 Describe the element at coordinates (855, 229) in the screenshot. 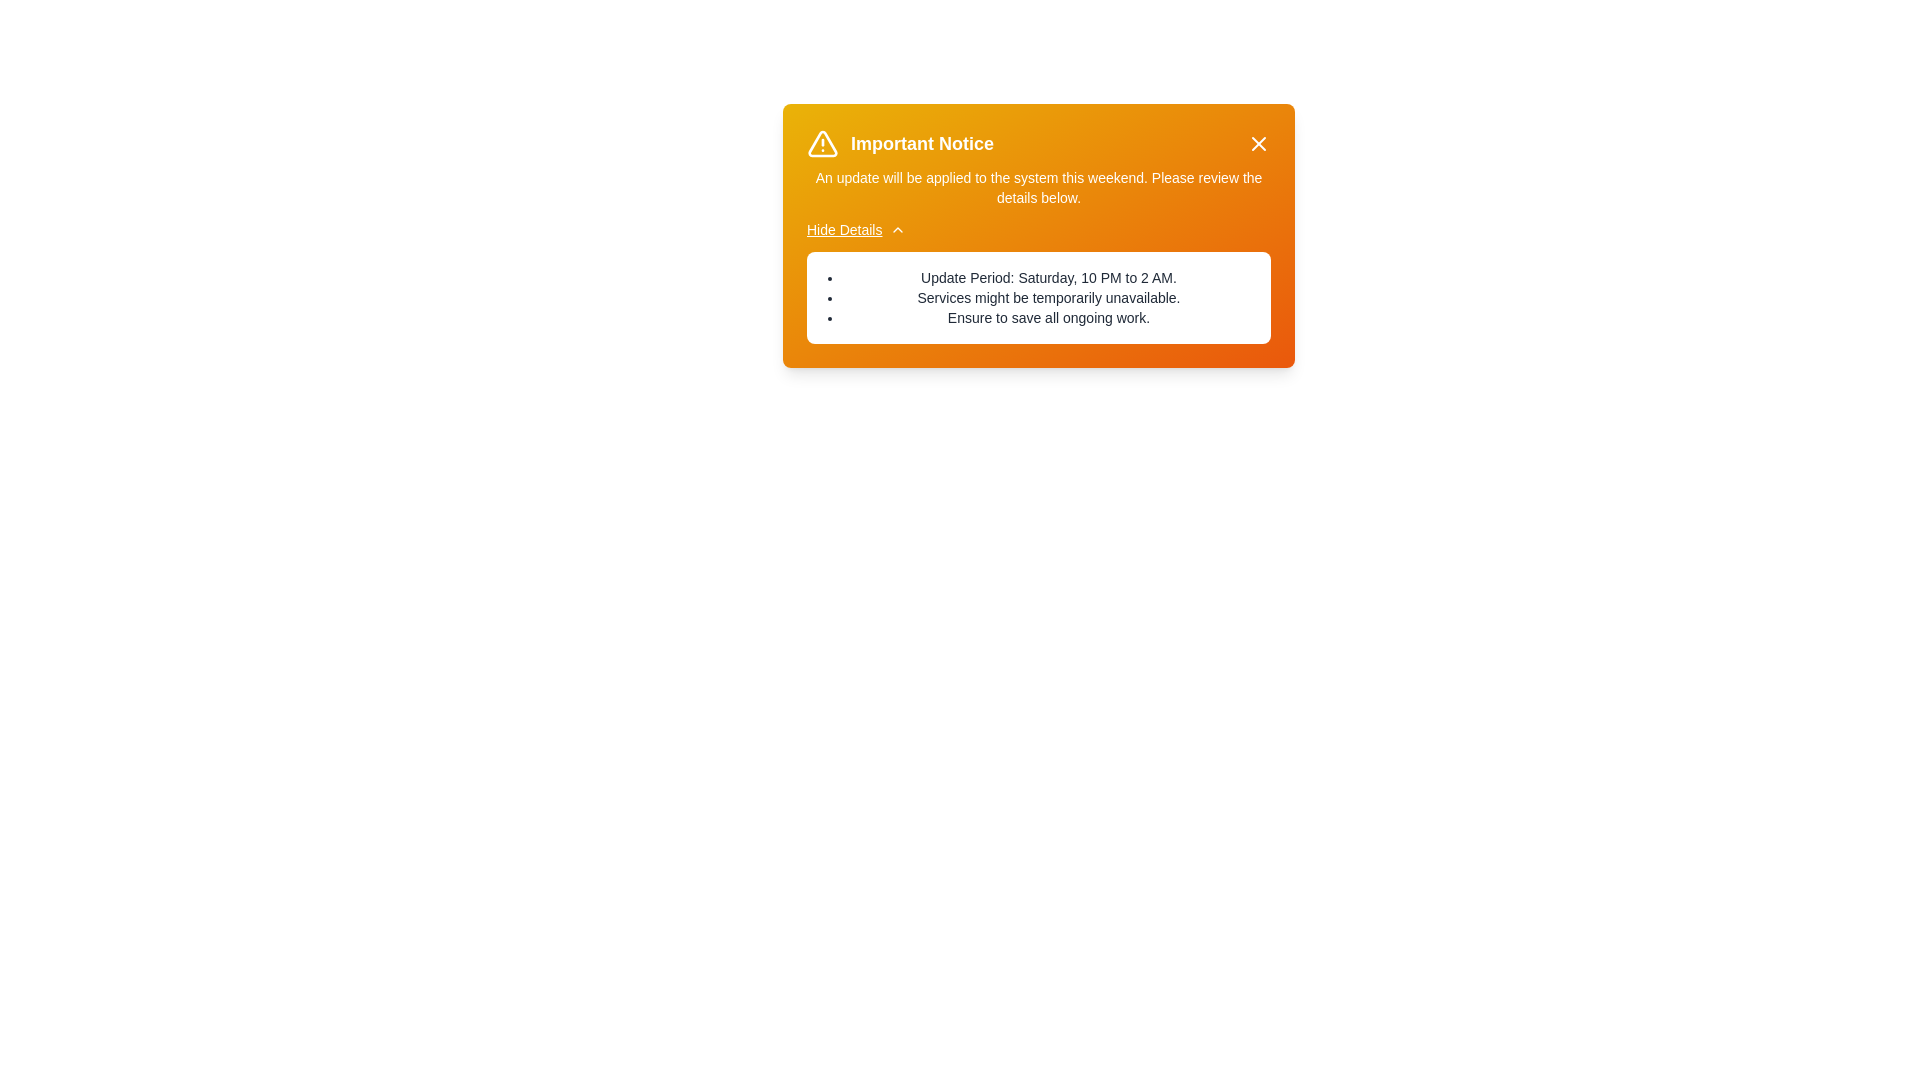

I see `the 'Hide Details' button to toggle the visibility of the details section` at that location.